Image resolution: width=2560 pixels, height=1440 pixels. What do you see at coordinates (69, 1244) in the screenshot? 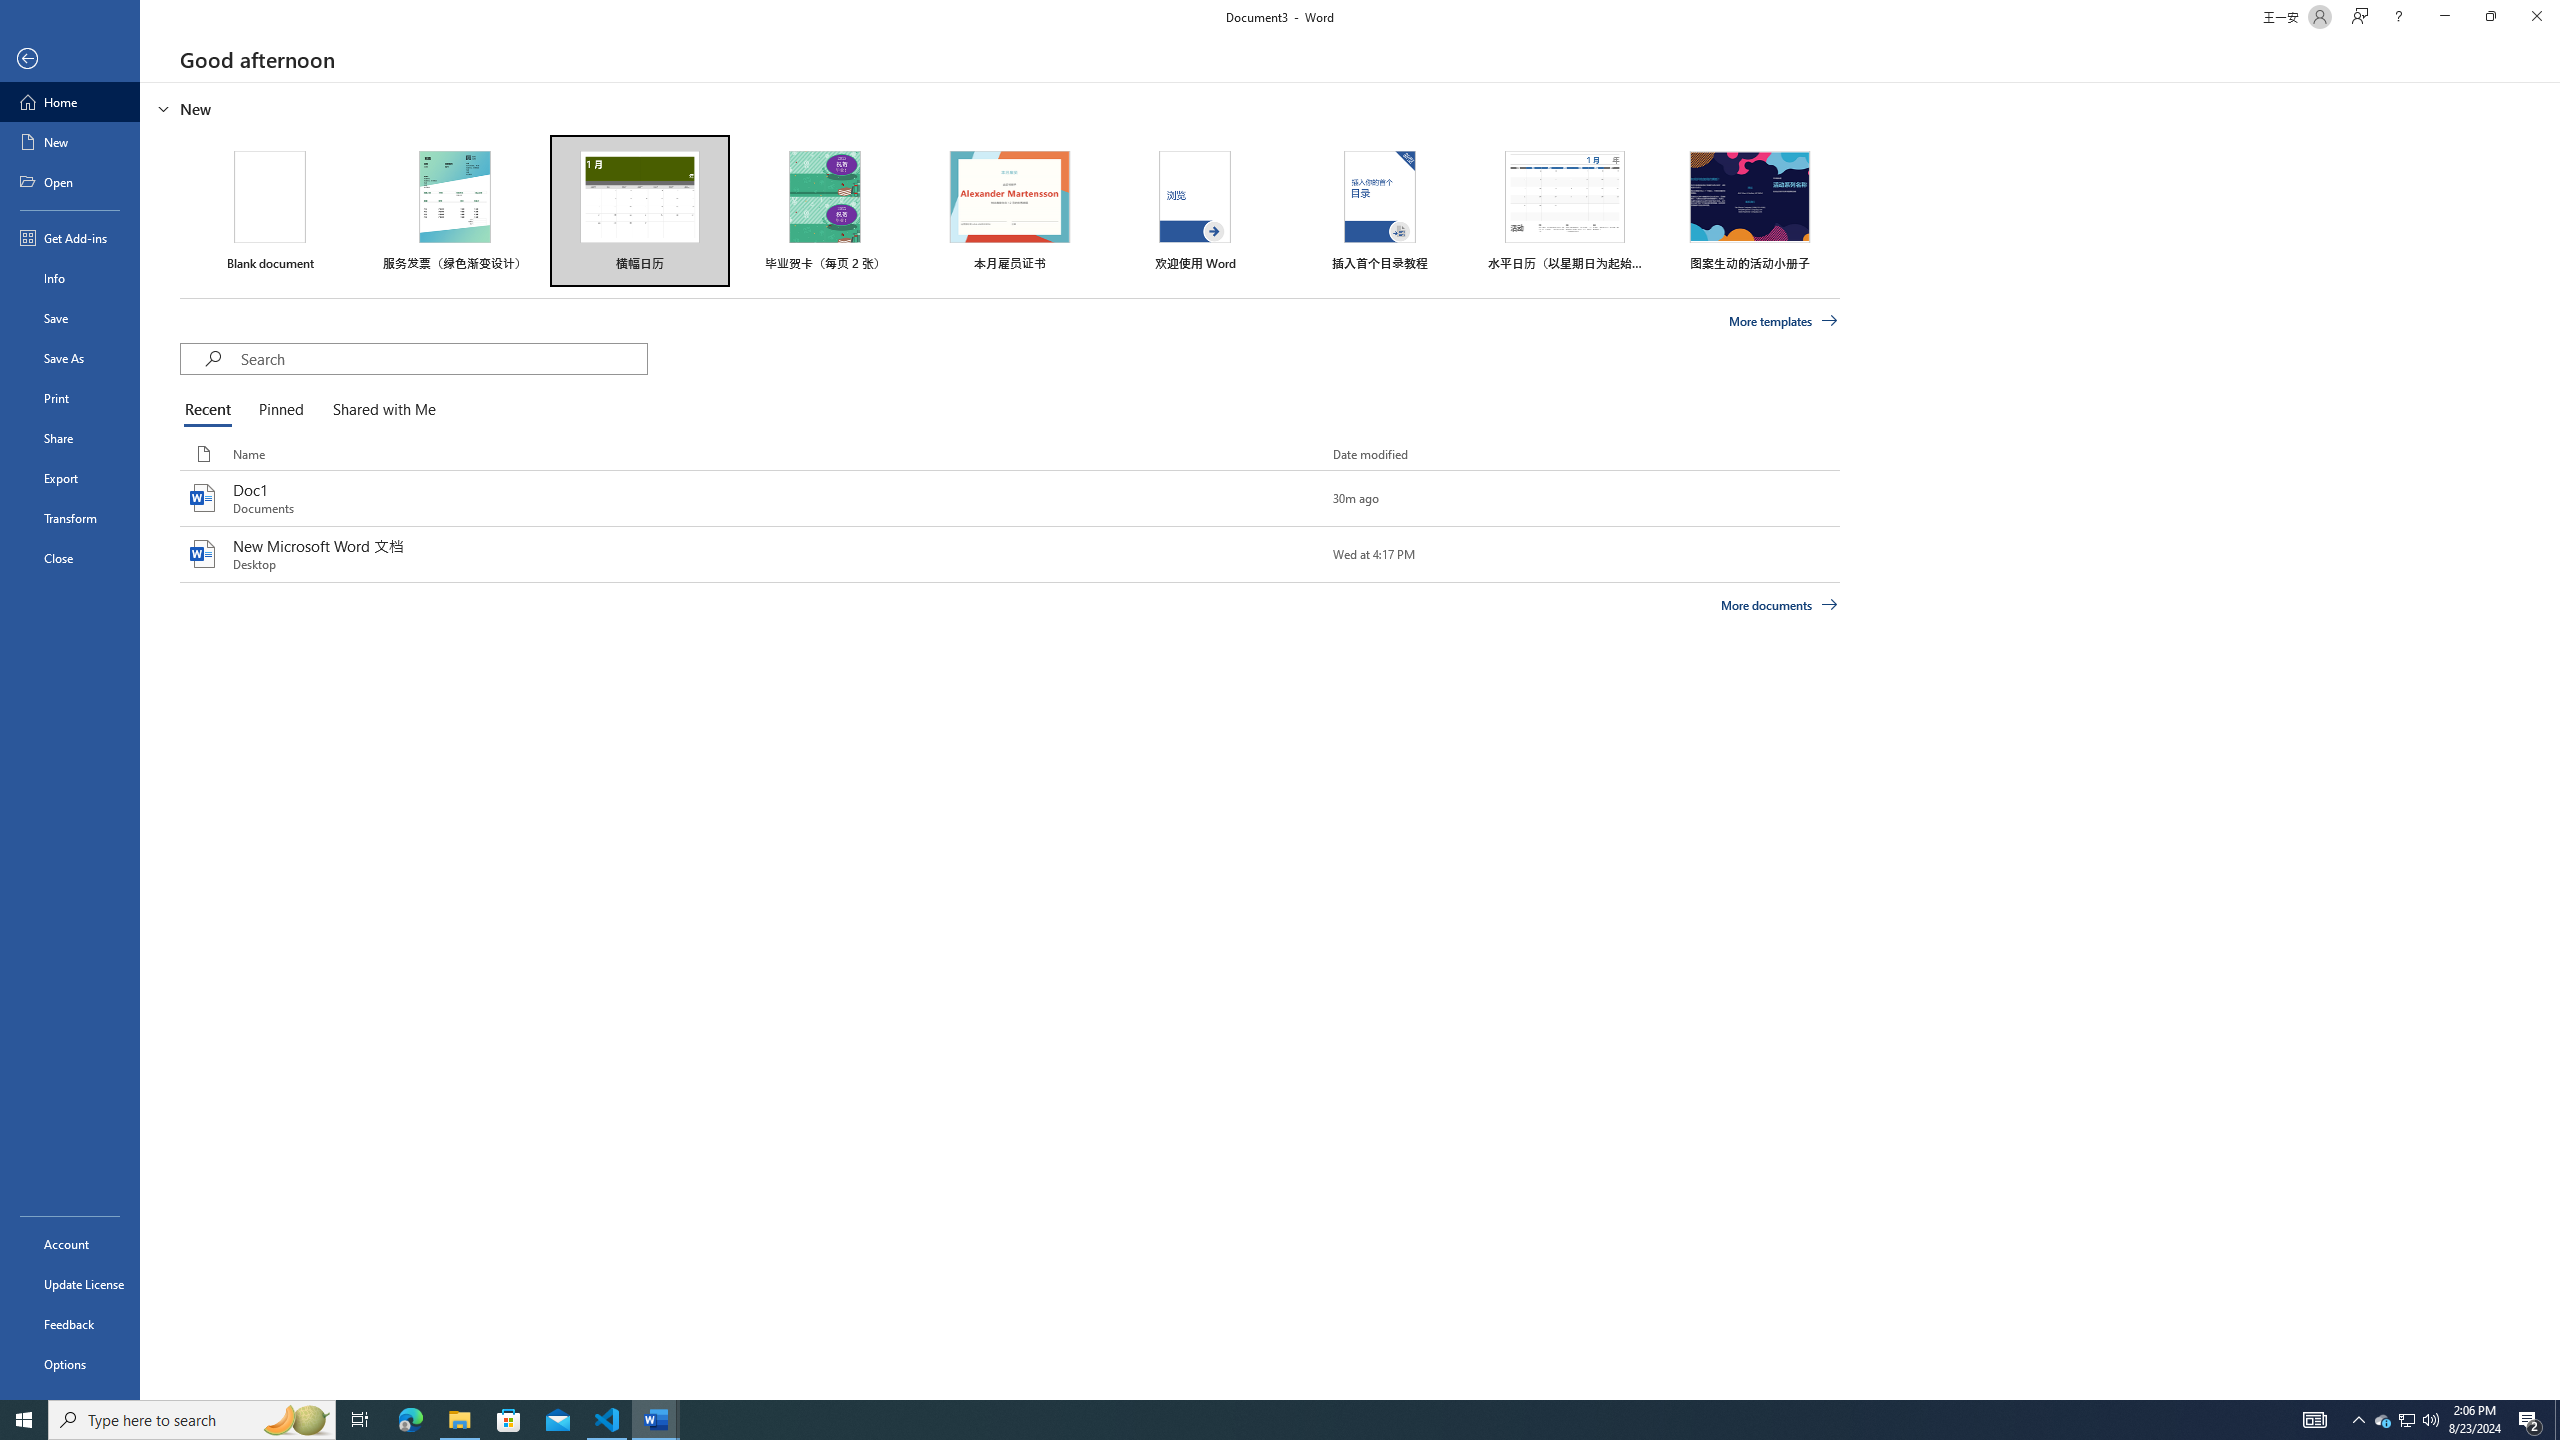
I see `'Account'` at bounding box center [69, 1244].